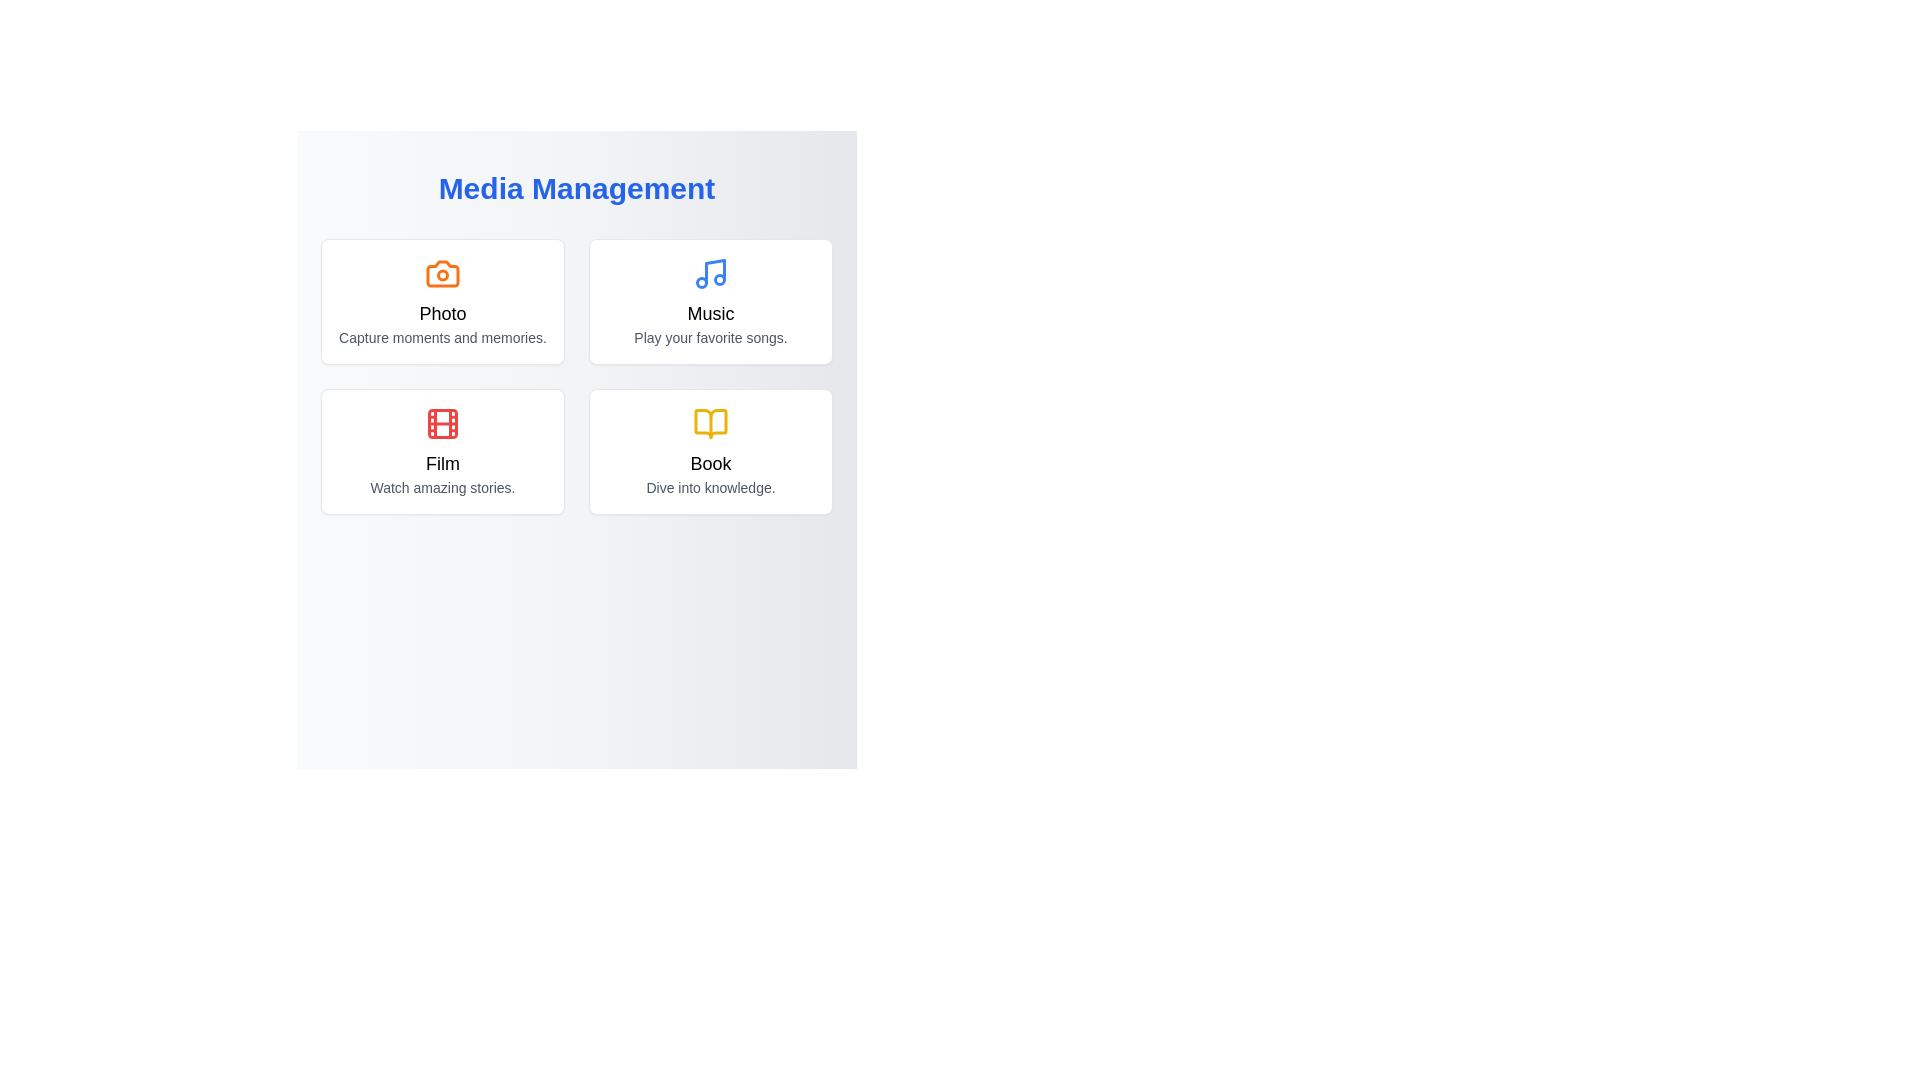 The height and width of the screenshot is (1080, 1920). I want to click on the photo management icon located in the top-left block of the grid, above the text 'Photo' and 'Capture moments and memories', to associate its meaning in context, so click(441, 273).